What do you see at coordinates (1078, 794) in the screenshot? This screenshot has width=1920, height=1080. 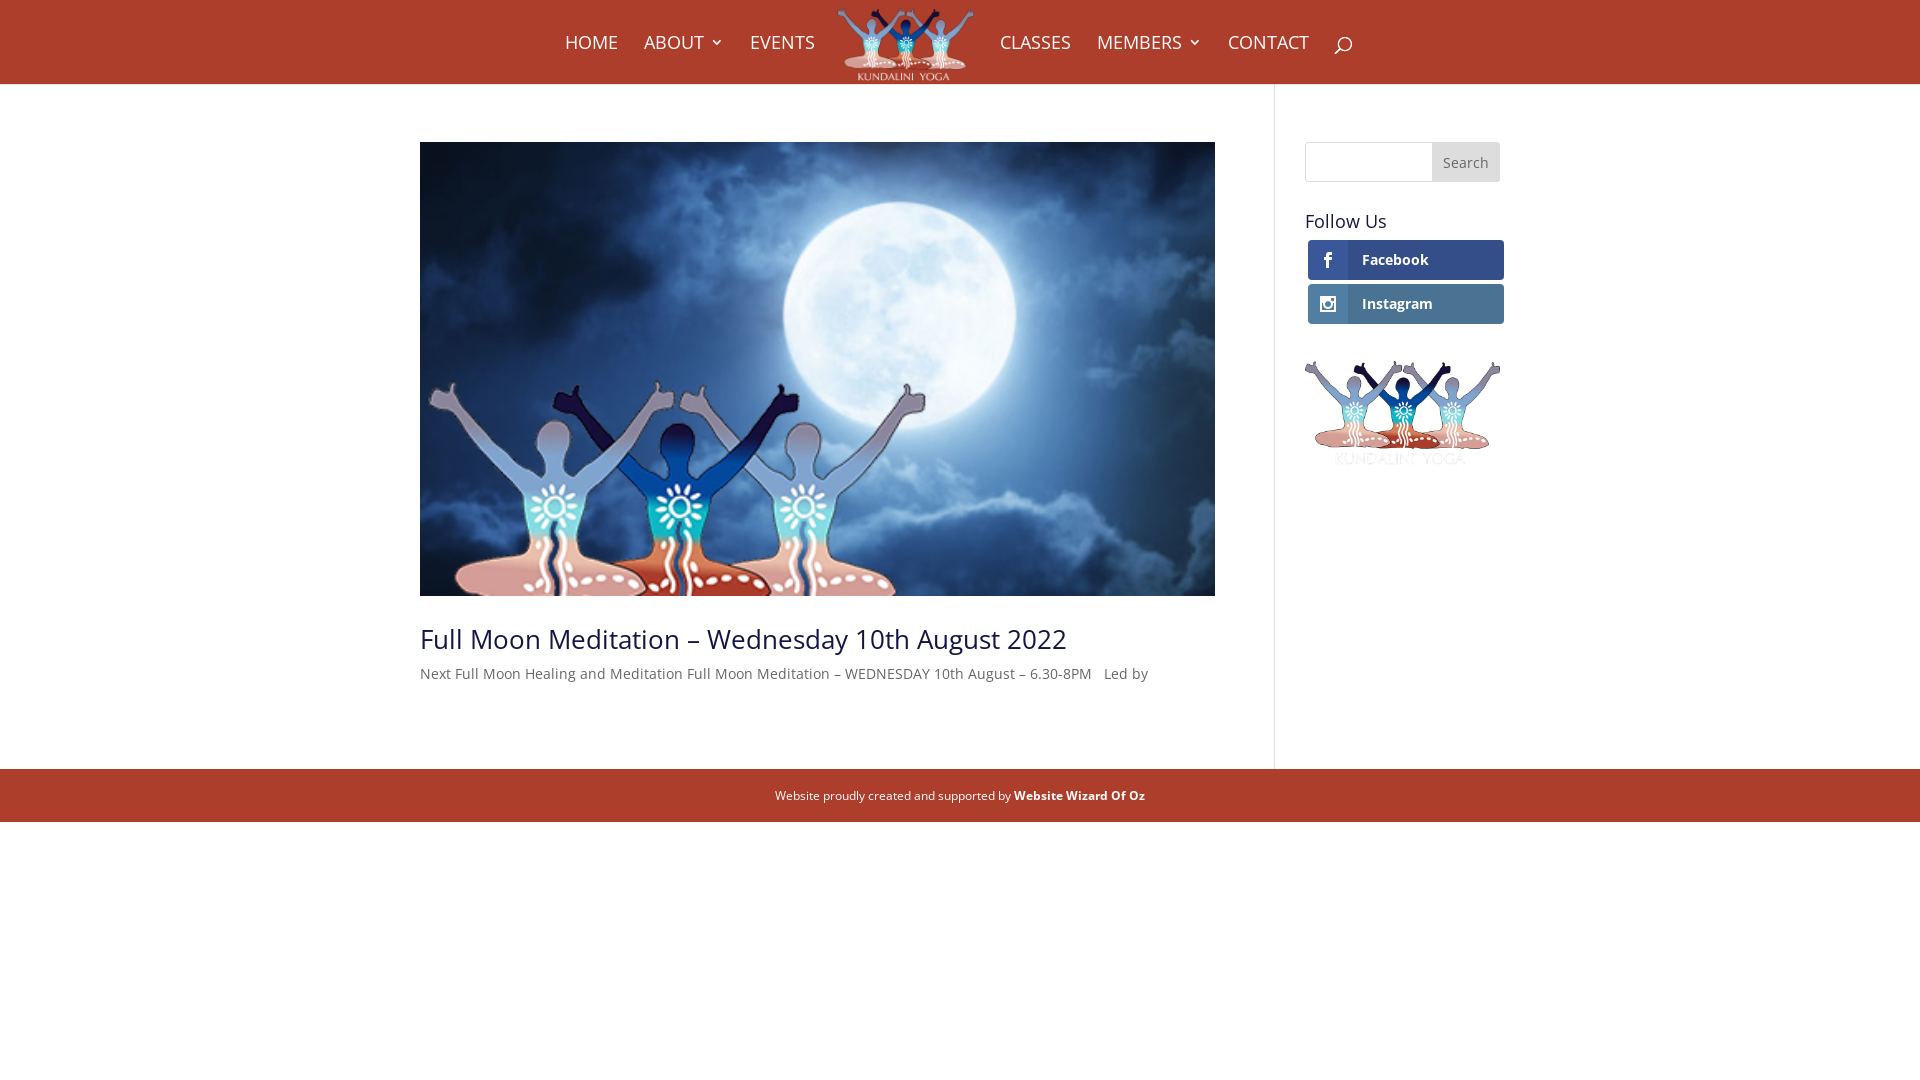 I see `'Website Wizard Of Oz'` at bounding box center [1078, 794].